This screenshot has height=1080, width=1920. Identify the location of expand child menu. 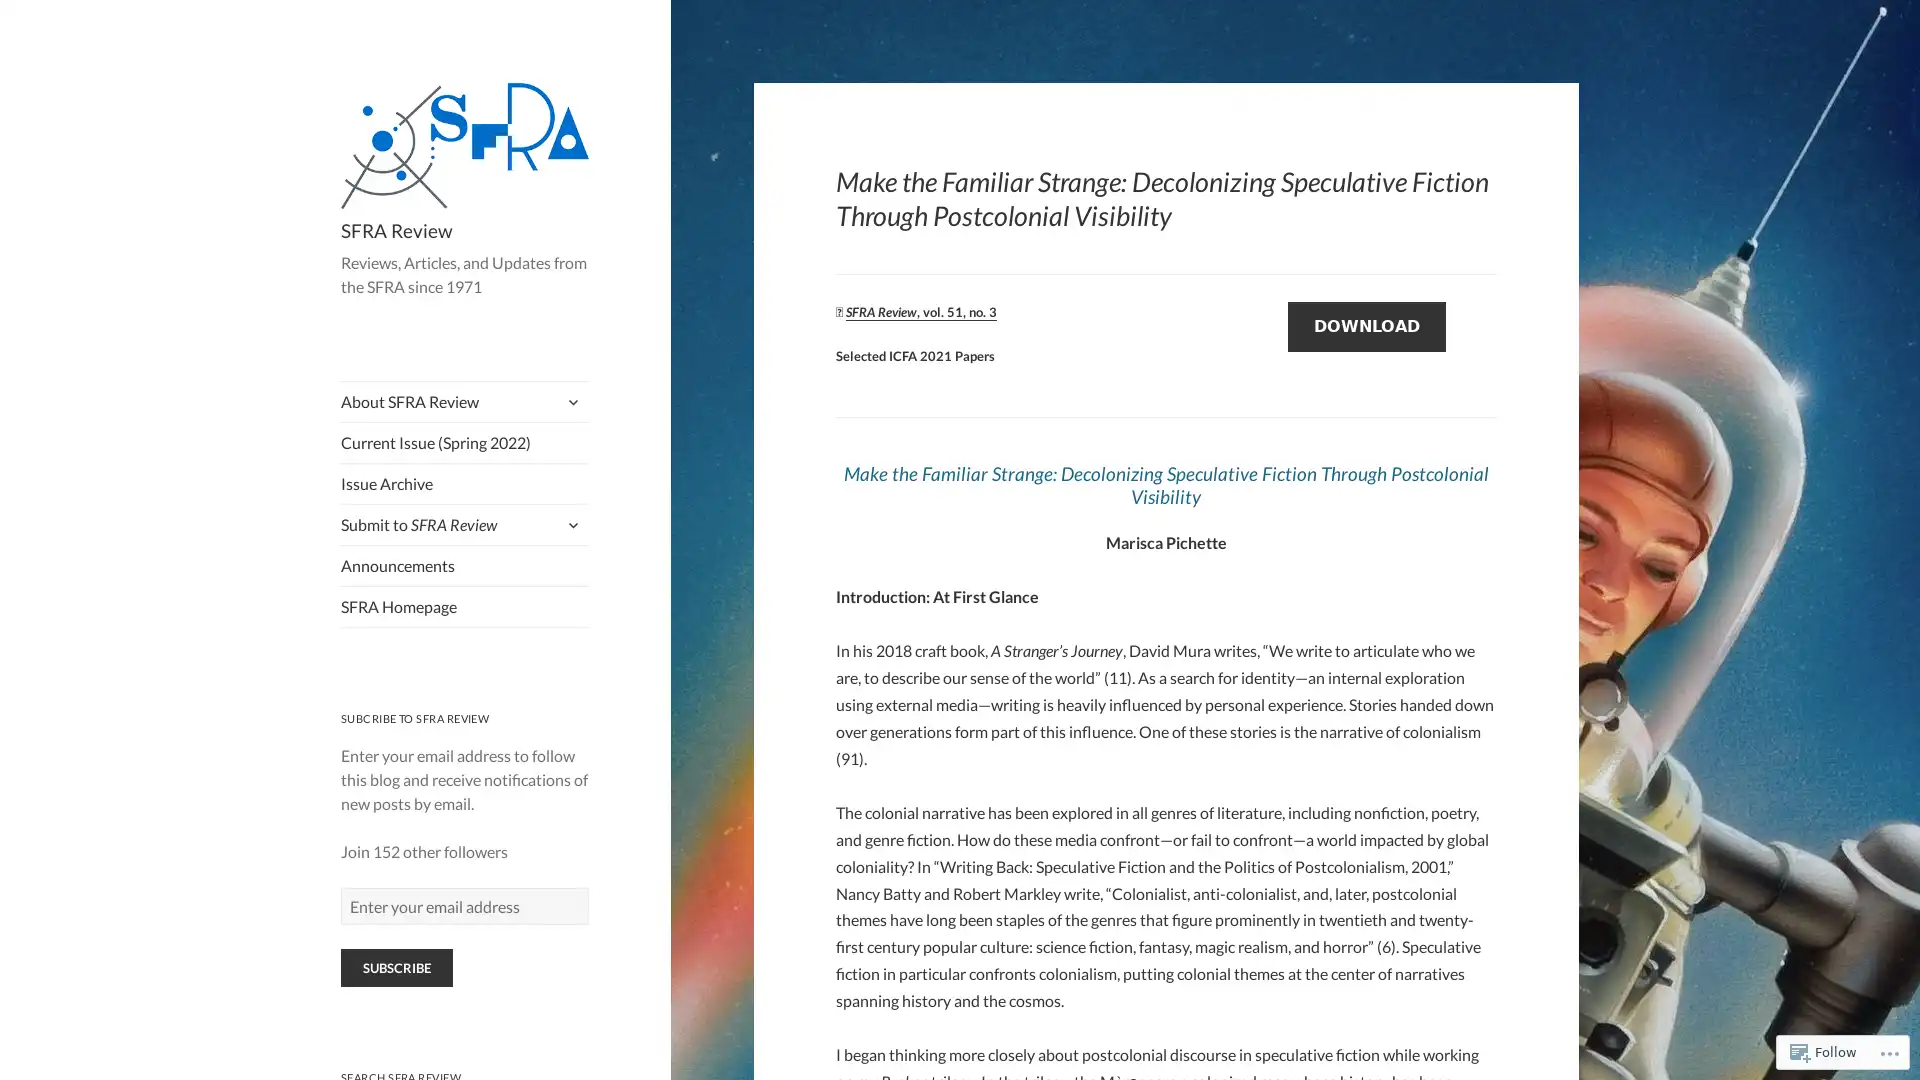
(570, 401).